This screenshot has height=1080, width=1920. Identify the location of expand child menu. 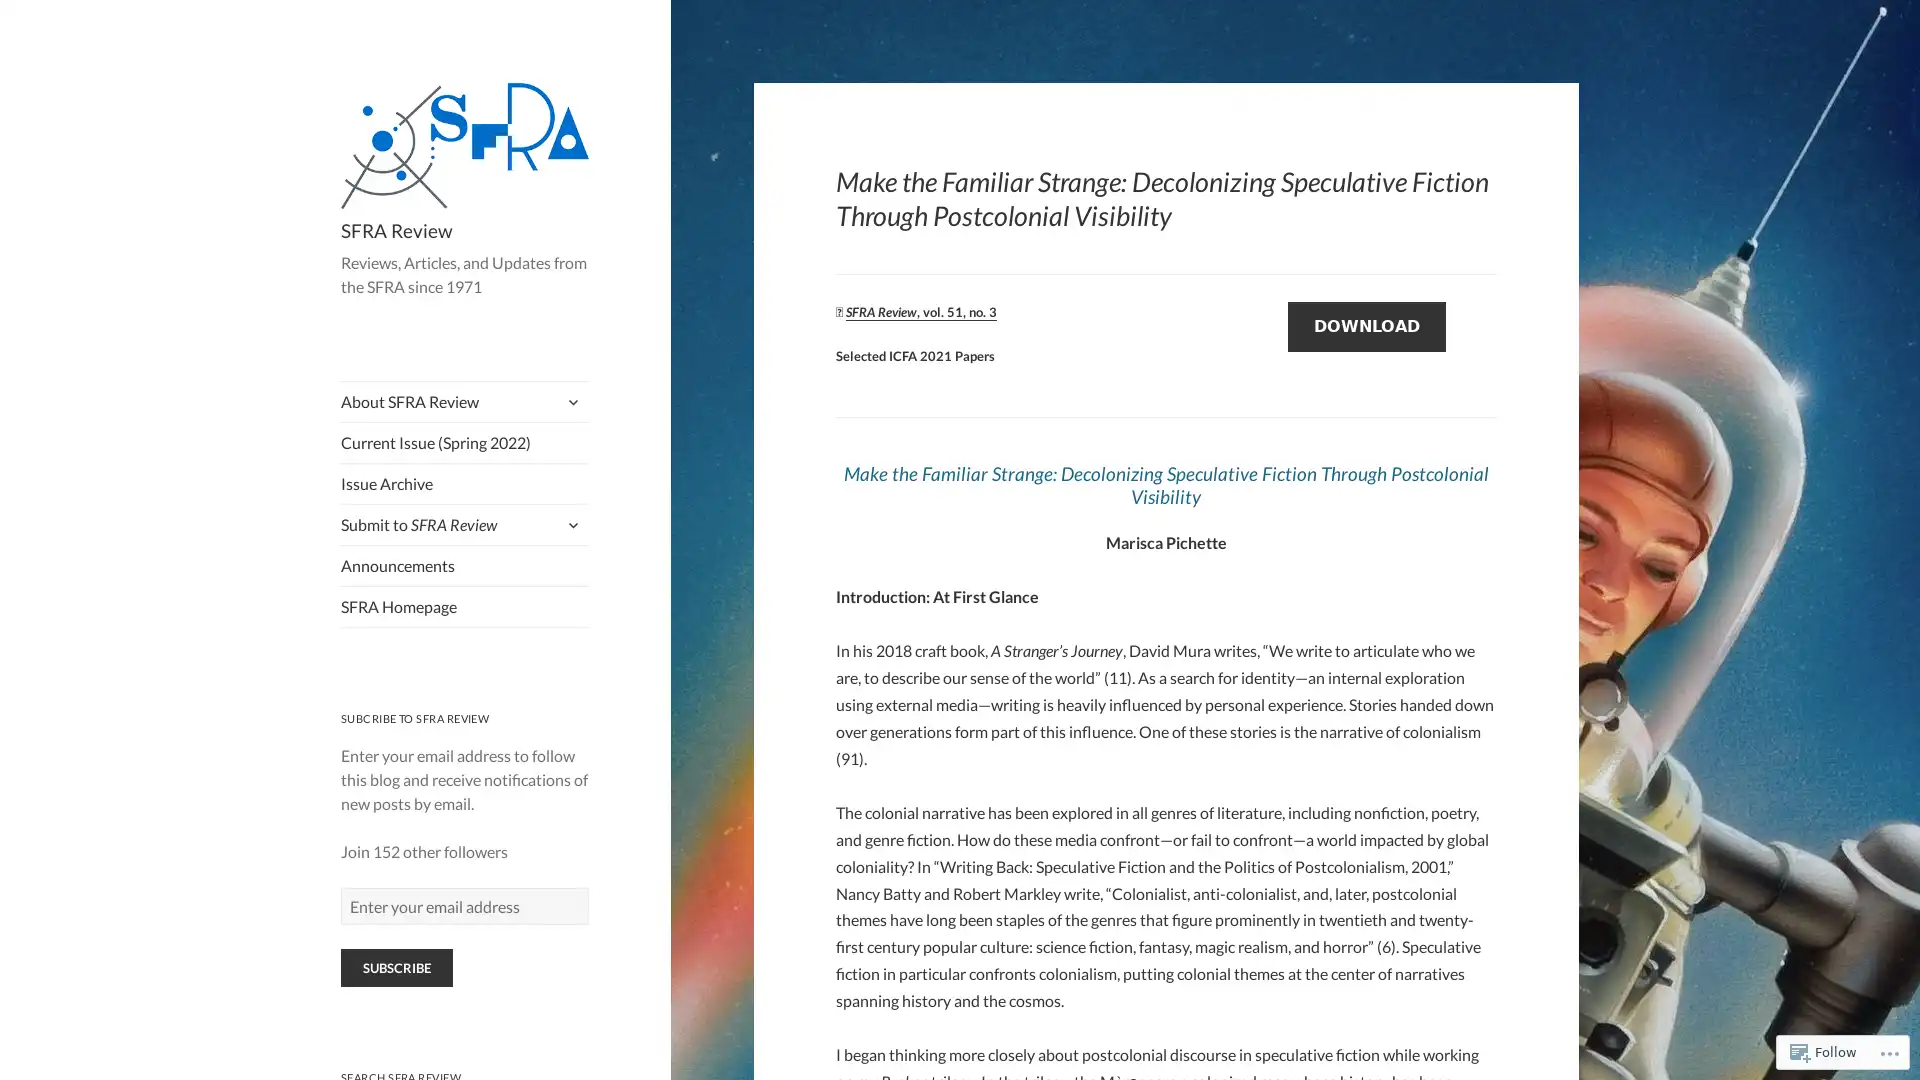
(570, 401).